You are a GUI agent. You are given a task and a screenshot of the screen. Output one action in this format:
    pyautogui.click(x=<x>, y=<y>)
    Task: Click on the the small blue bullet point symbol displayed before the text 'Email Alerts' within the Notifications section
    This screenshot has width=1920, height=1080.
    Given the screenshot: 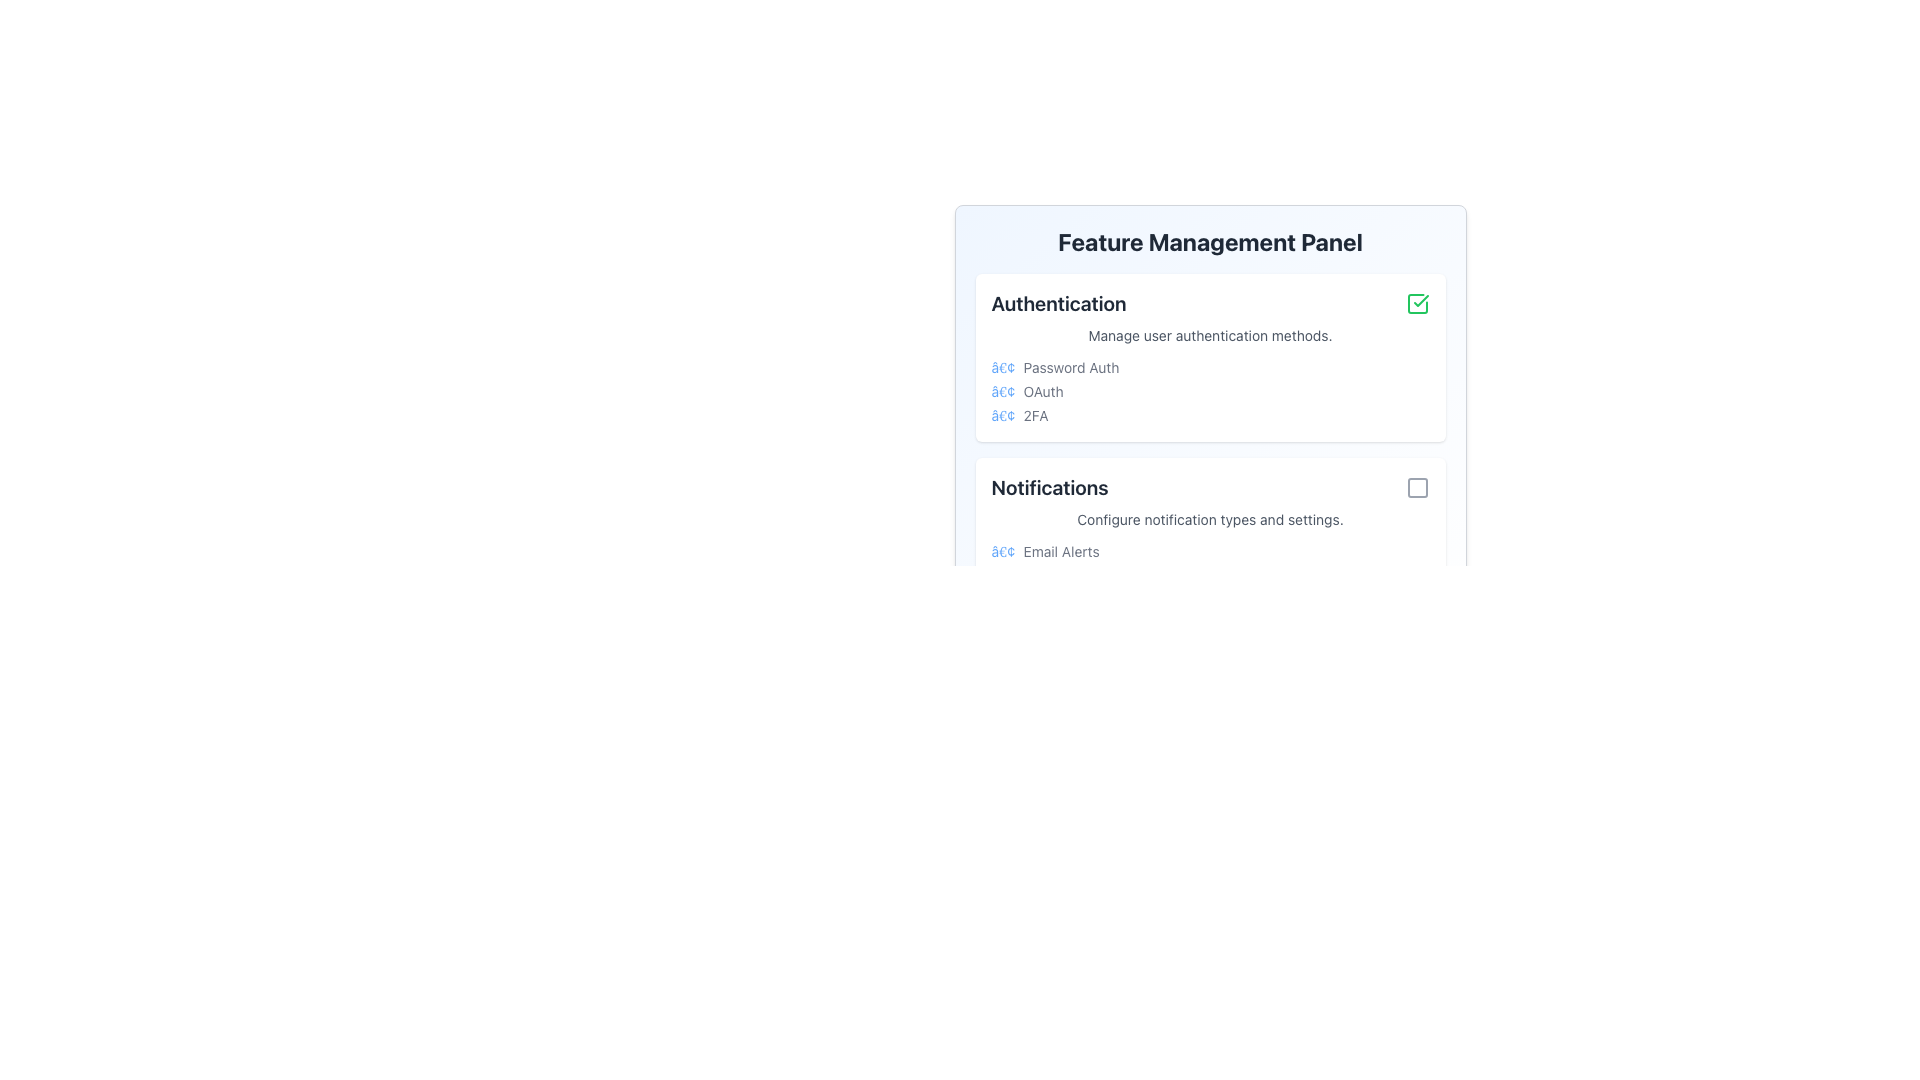 What is the action you would take?
    pyautogui.click(x=1003, y=551)
    